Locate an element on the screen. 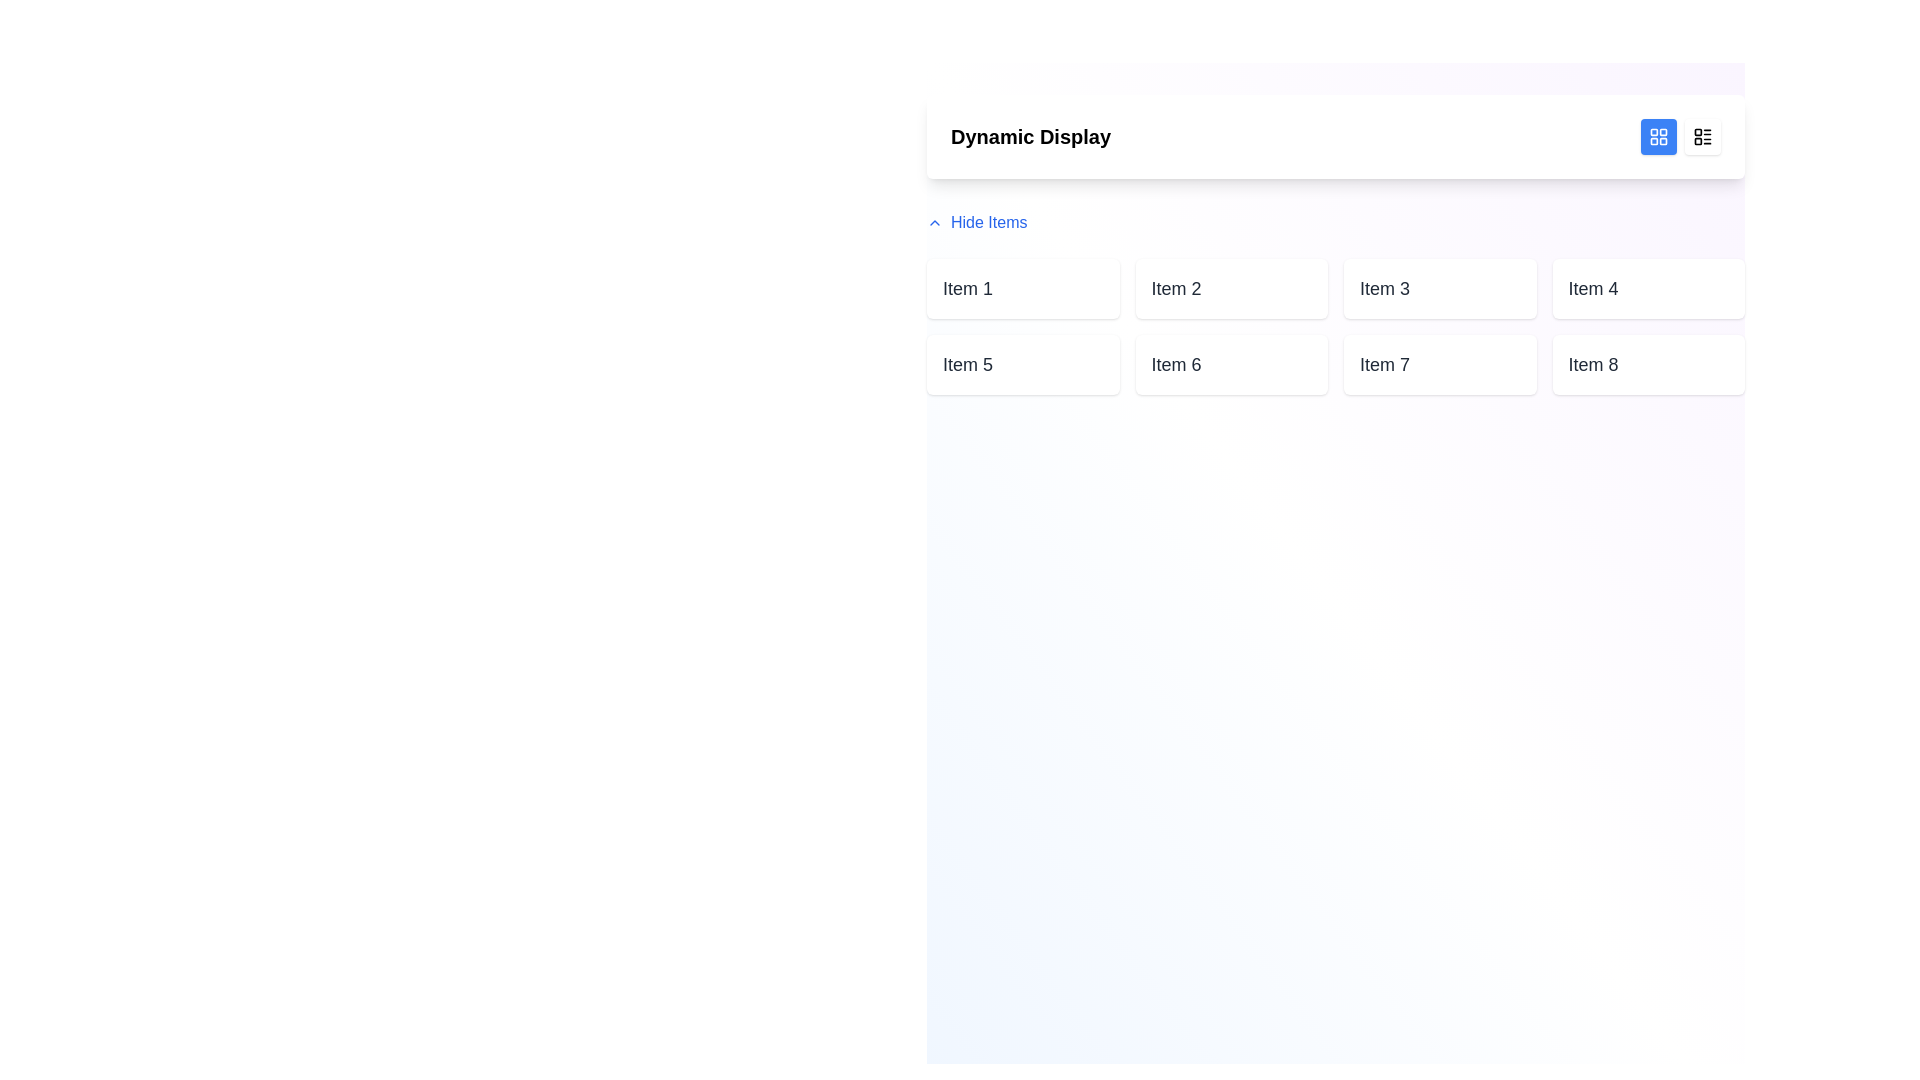 The image size is (1920, 1080). the button representing 'Item 8' located in the fourth column of the second row of the grid layout is located at coordinates (1648, 365).